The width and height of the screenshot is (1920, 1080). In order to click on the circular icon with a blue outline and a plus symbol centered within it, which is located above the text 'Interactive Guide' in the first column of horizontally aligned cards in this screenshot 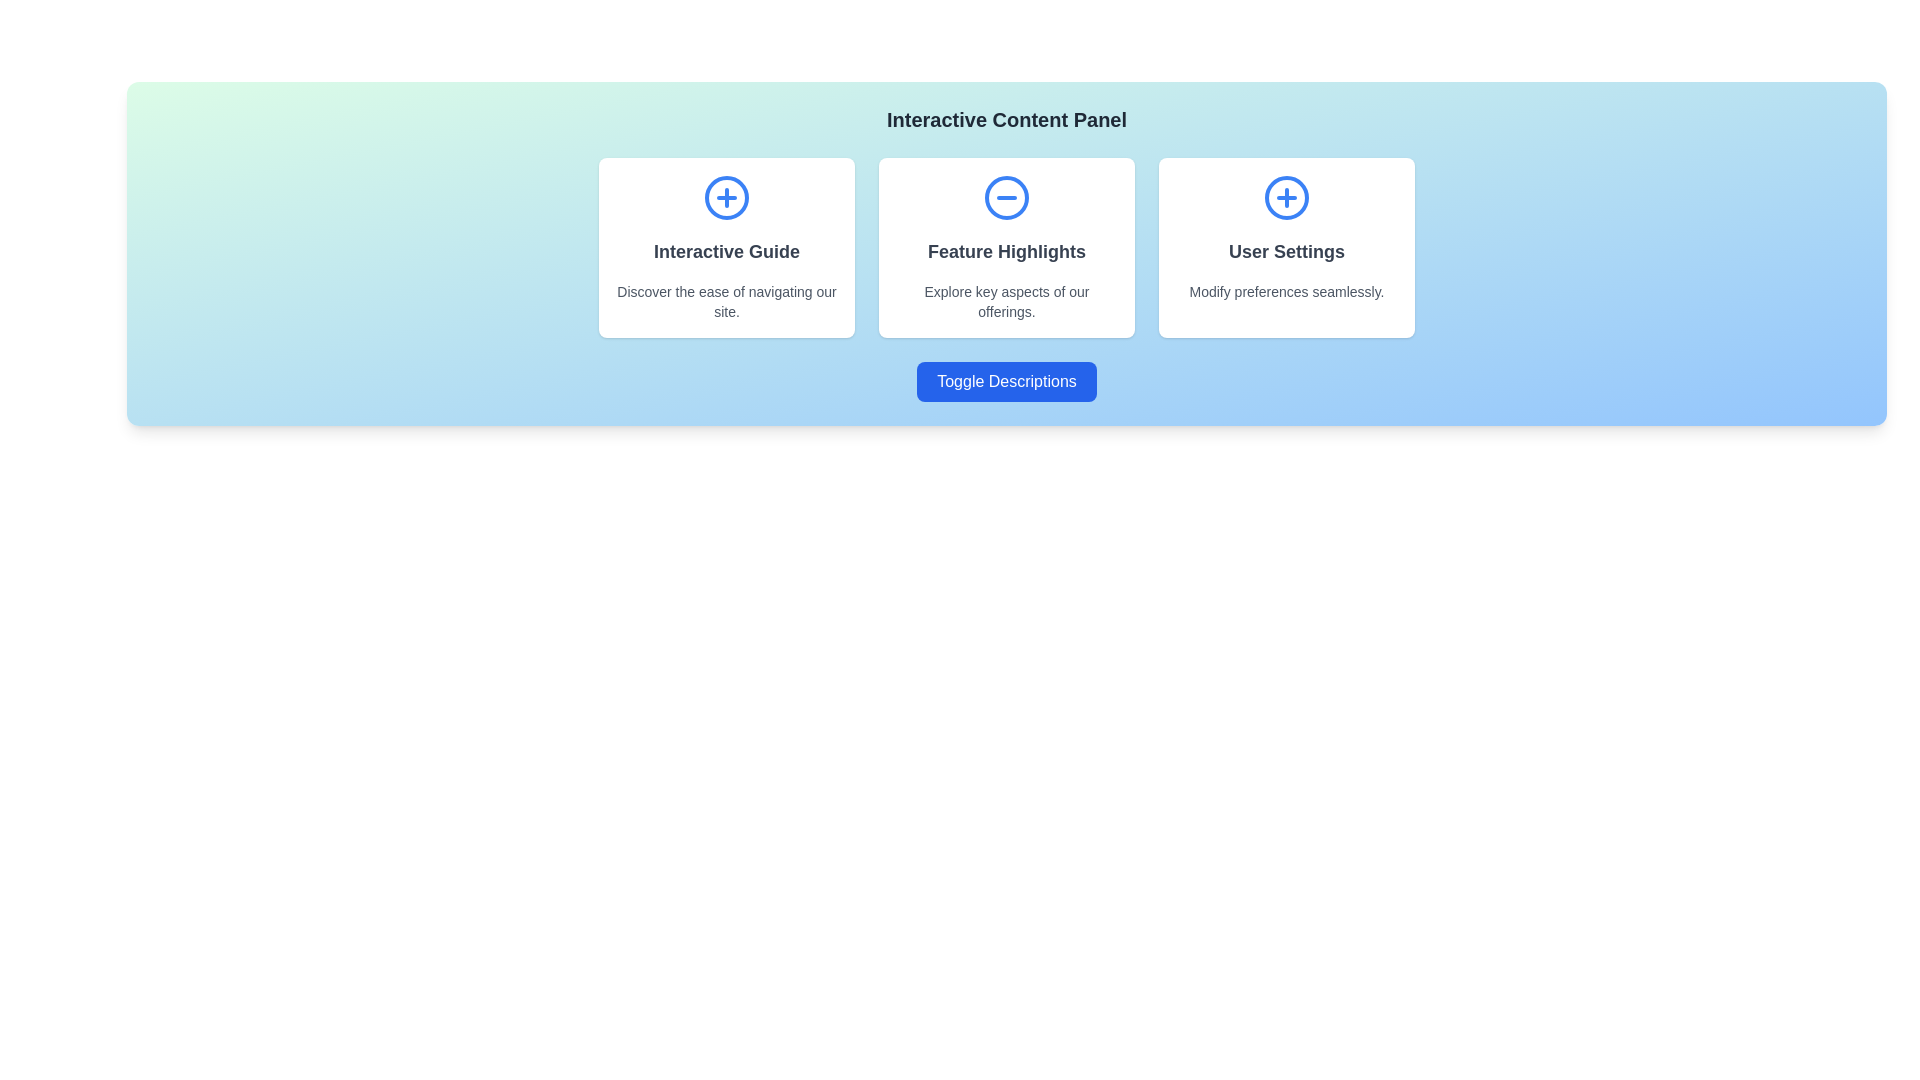, I will do `click(725, 197)`.